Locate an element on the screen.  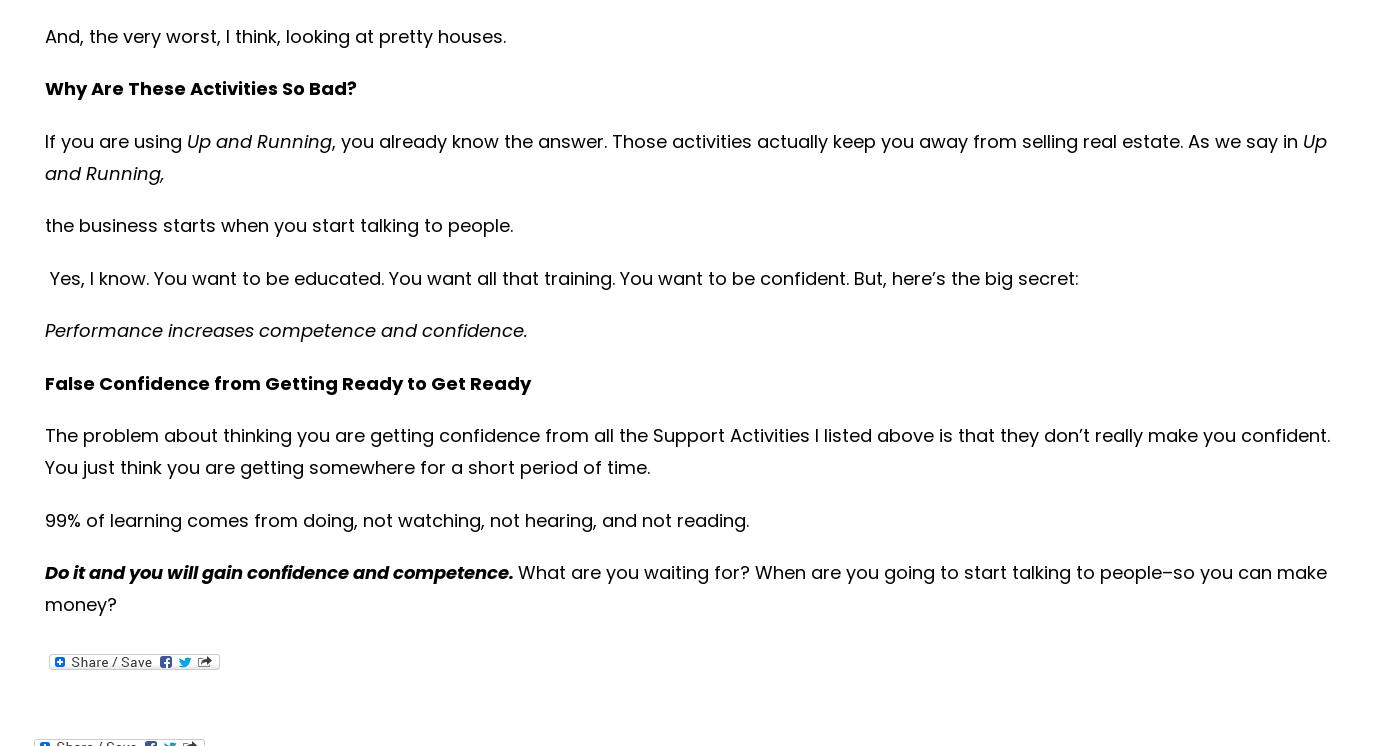
'Yes, I know. You want to be educated. You want all that training. You want to be confident. But, here’s the big secret:' is located at coordinates (560, 276).